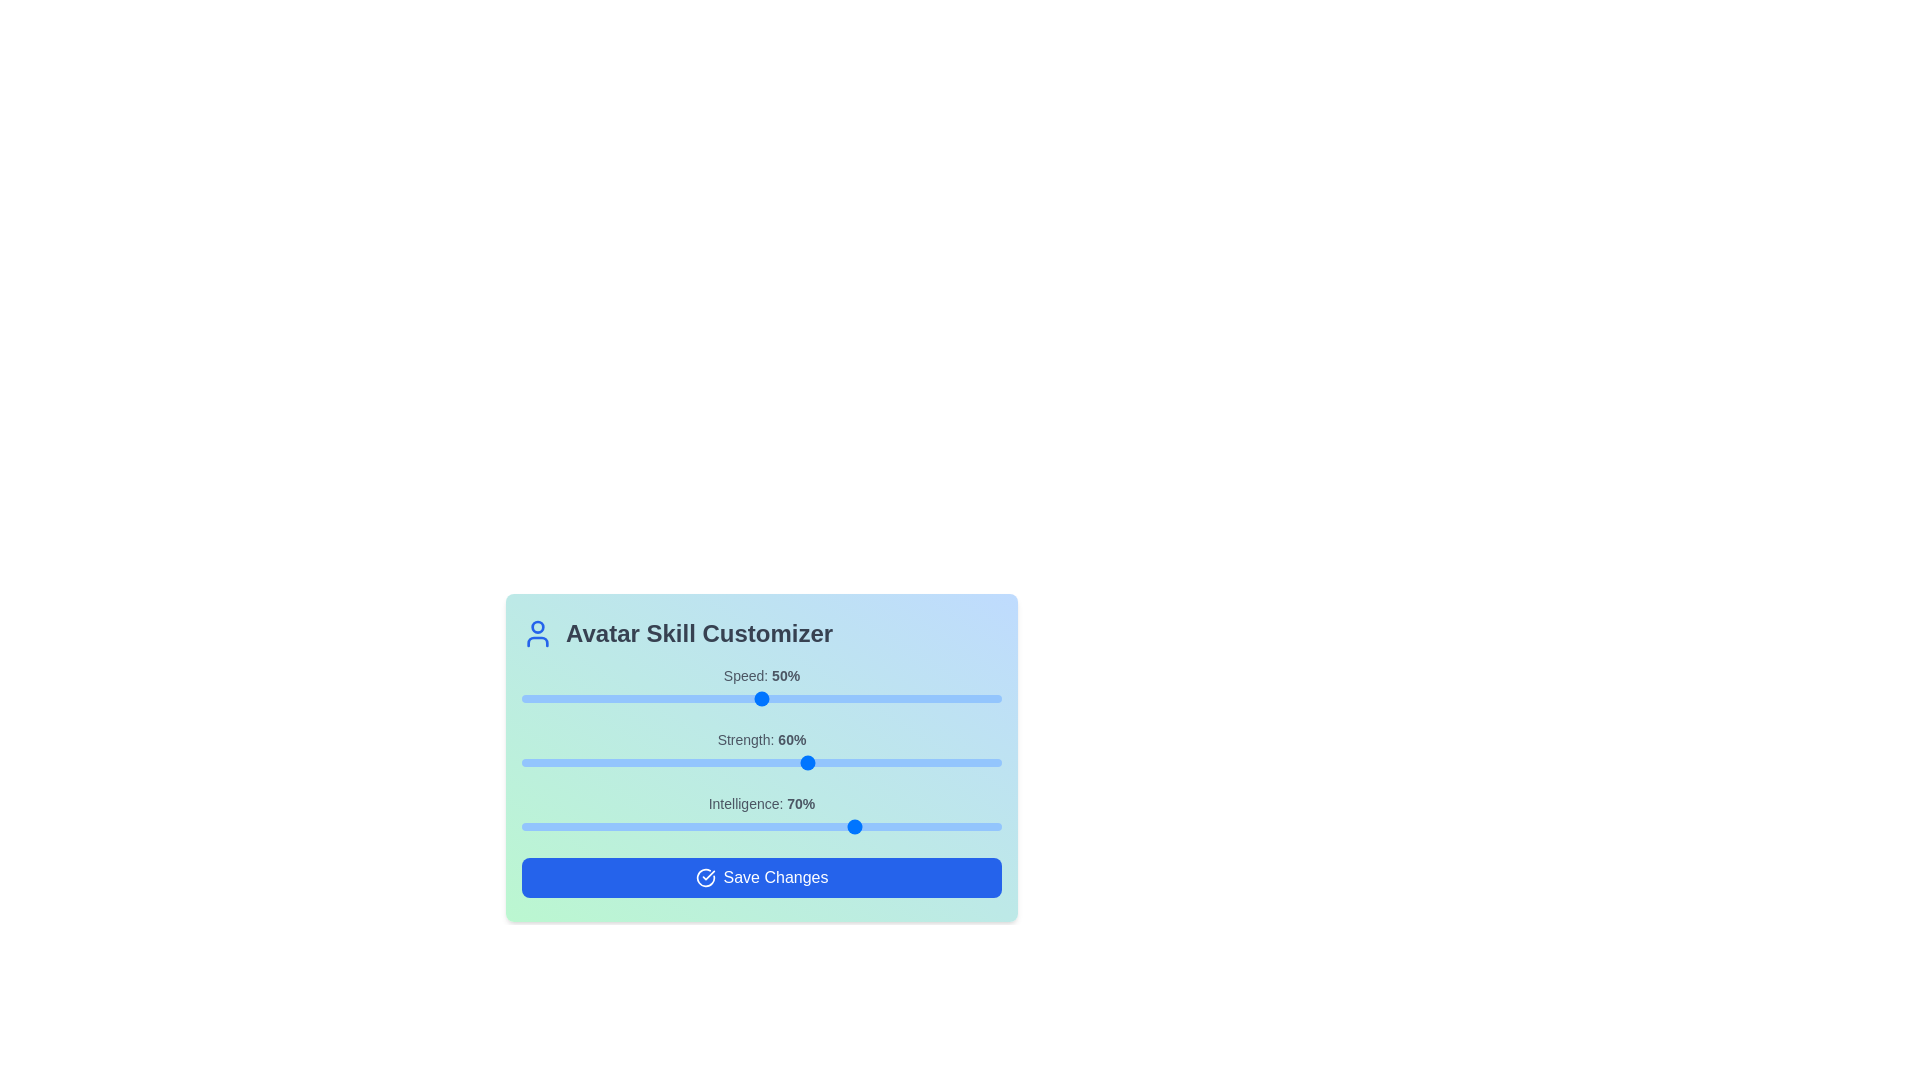 This screenshot has width=1920, height=1080. What do you see at coordinates (761, 877) in the screenshot?
I see `the 'Save Changes' button with a blue background and a checkmark icon` at bounding box center [761, 877].